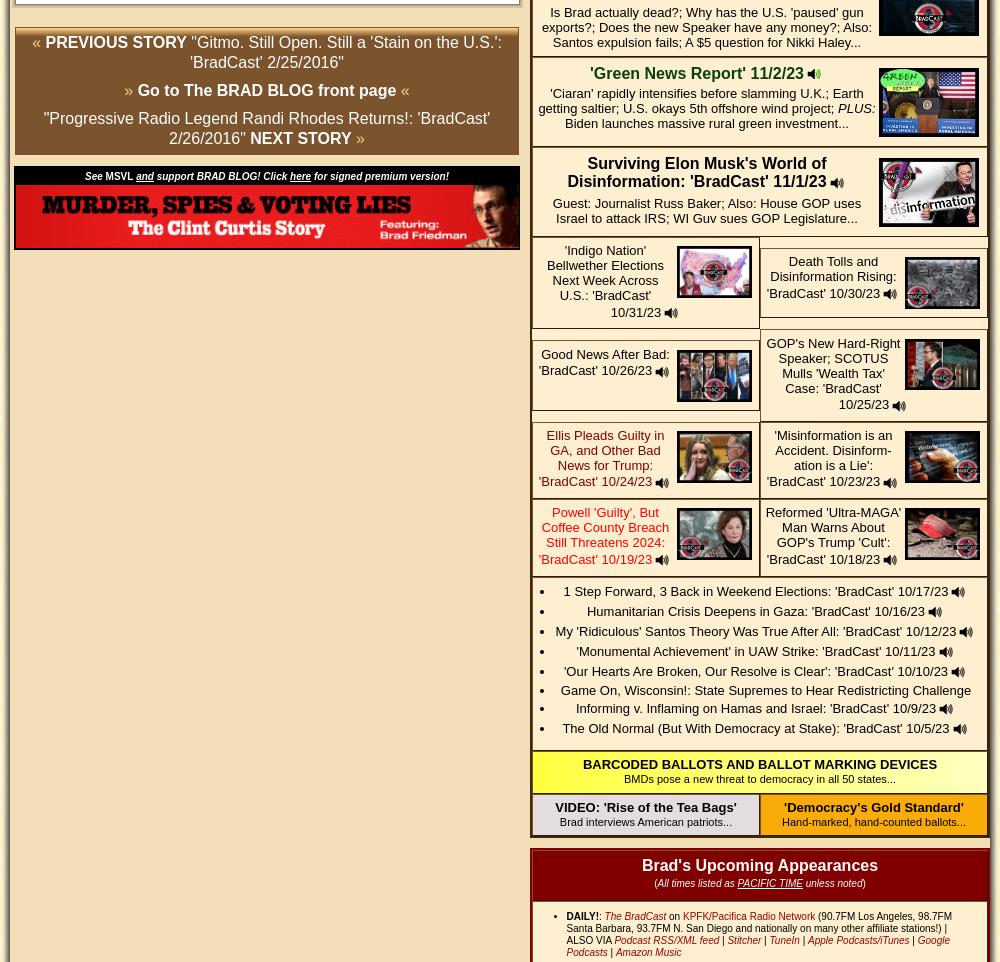 The height and width of the screenshot is (962, 1000). Describe the element at coordinates (743, 940) in the screenshot. I see `'Stitcher'` at that location.